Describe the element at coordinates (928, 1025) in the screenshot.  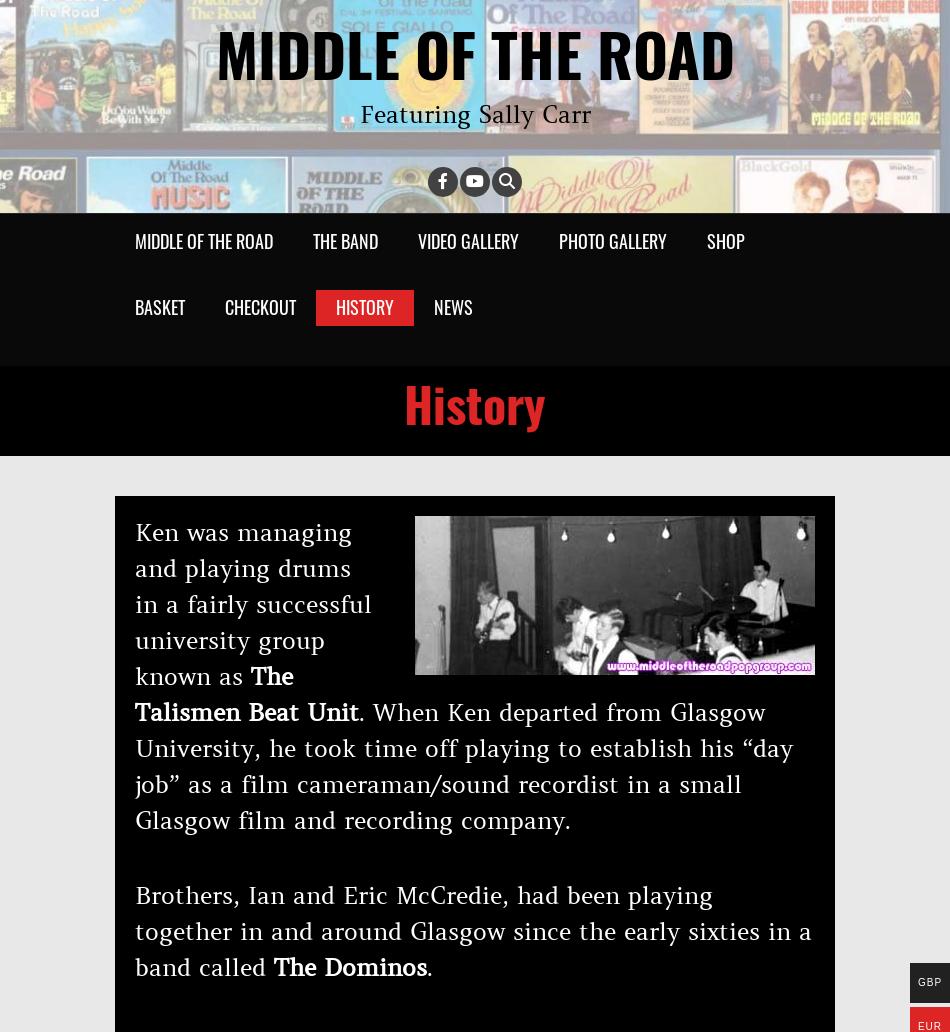
I see `'EUR'` at that location.